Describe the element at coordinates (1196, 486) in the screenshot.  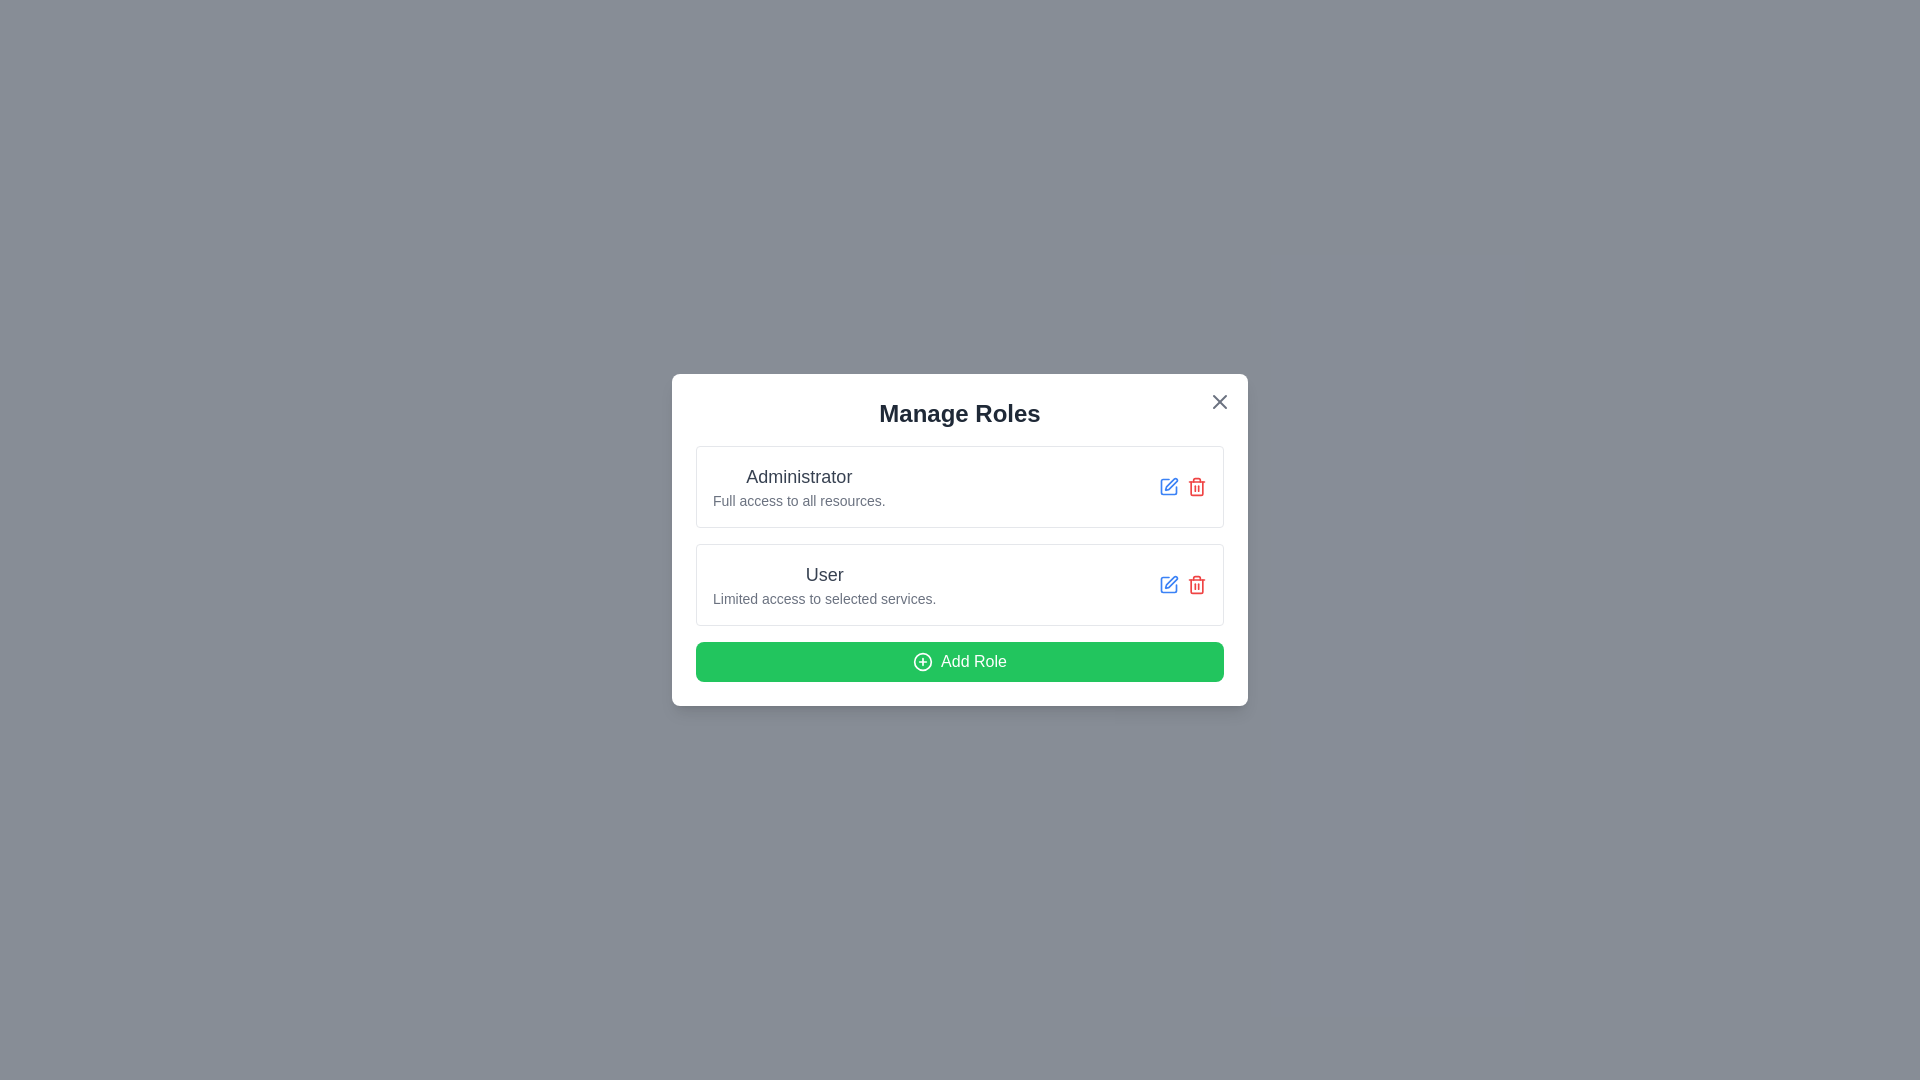
I see `the small red trash can icon button located in the second column of the 'Administrator' row` at that location.